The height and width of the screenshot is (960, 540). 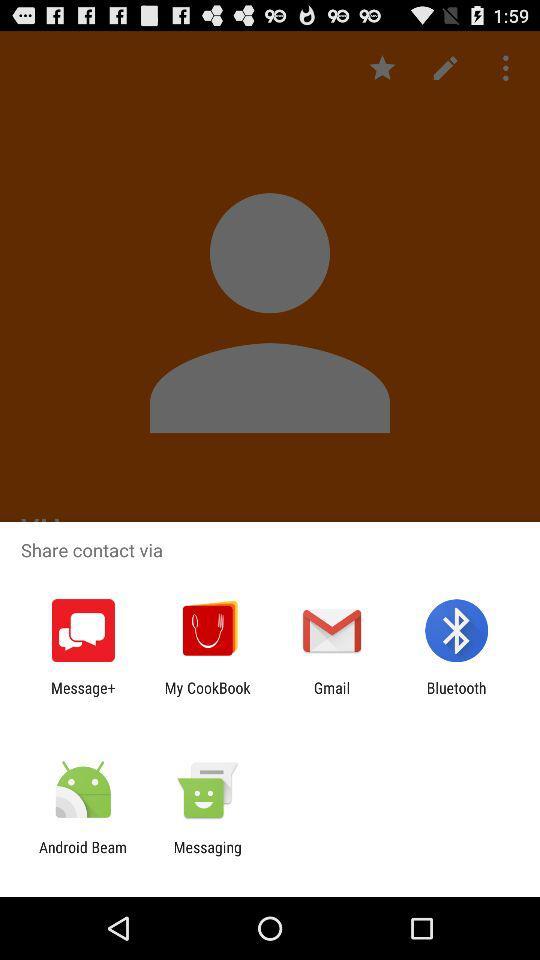 What do you see at coordinates (82, 855) in the screenshot?
I see `the android beam` at bounding box center [82, 855].